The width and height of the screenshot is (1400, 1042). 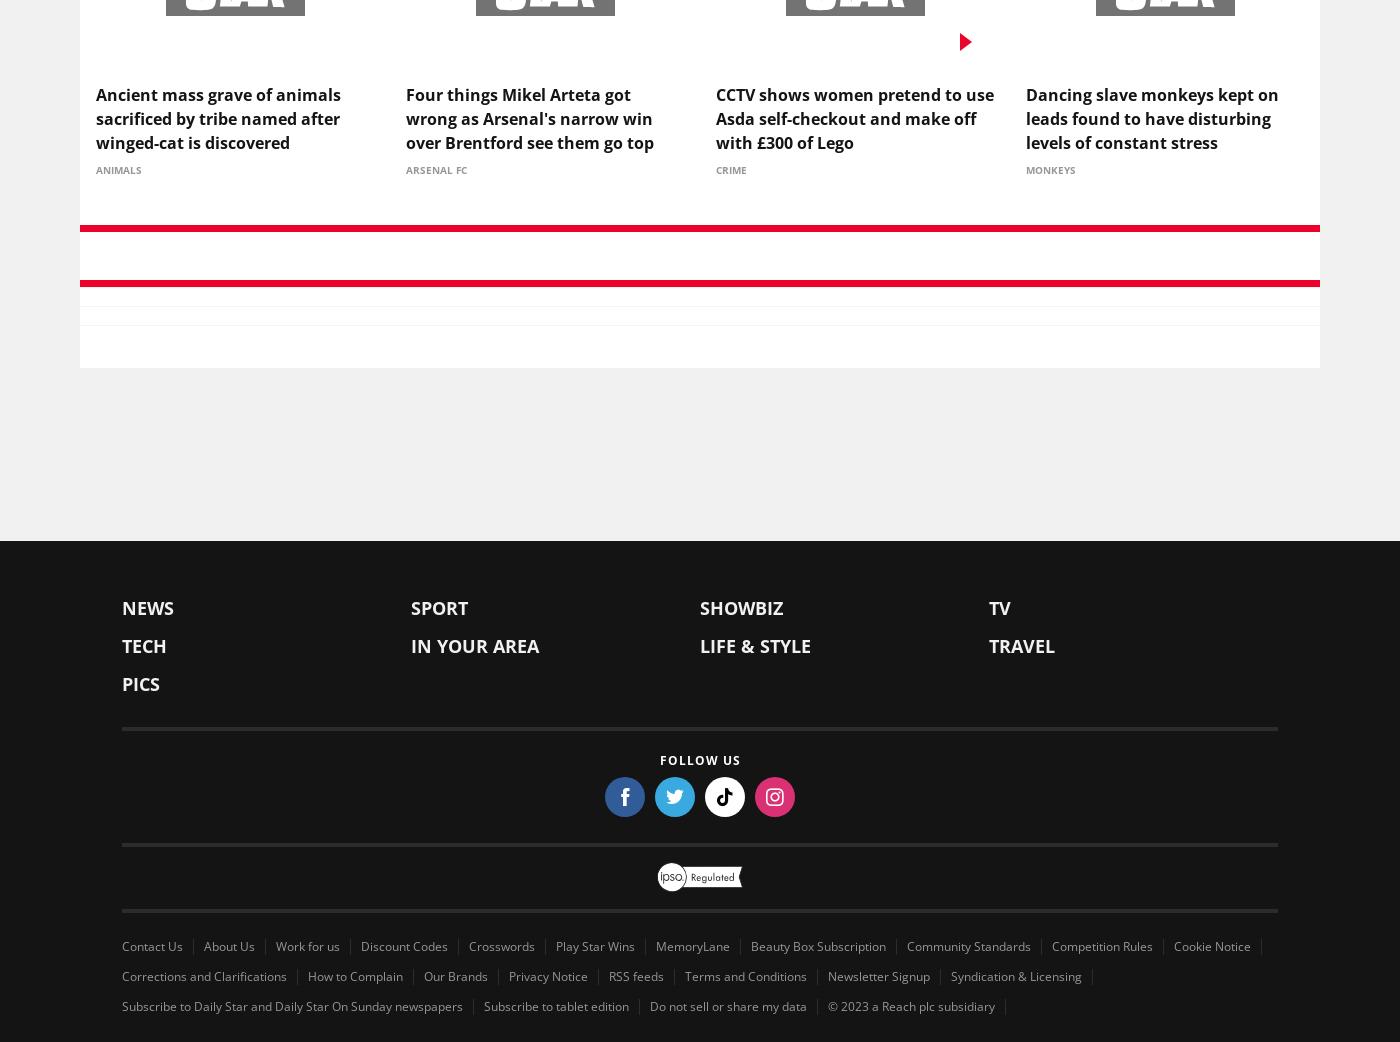 I want to click on 'Ryan Giggs', so click(x=715, y=555).